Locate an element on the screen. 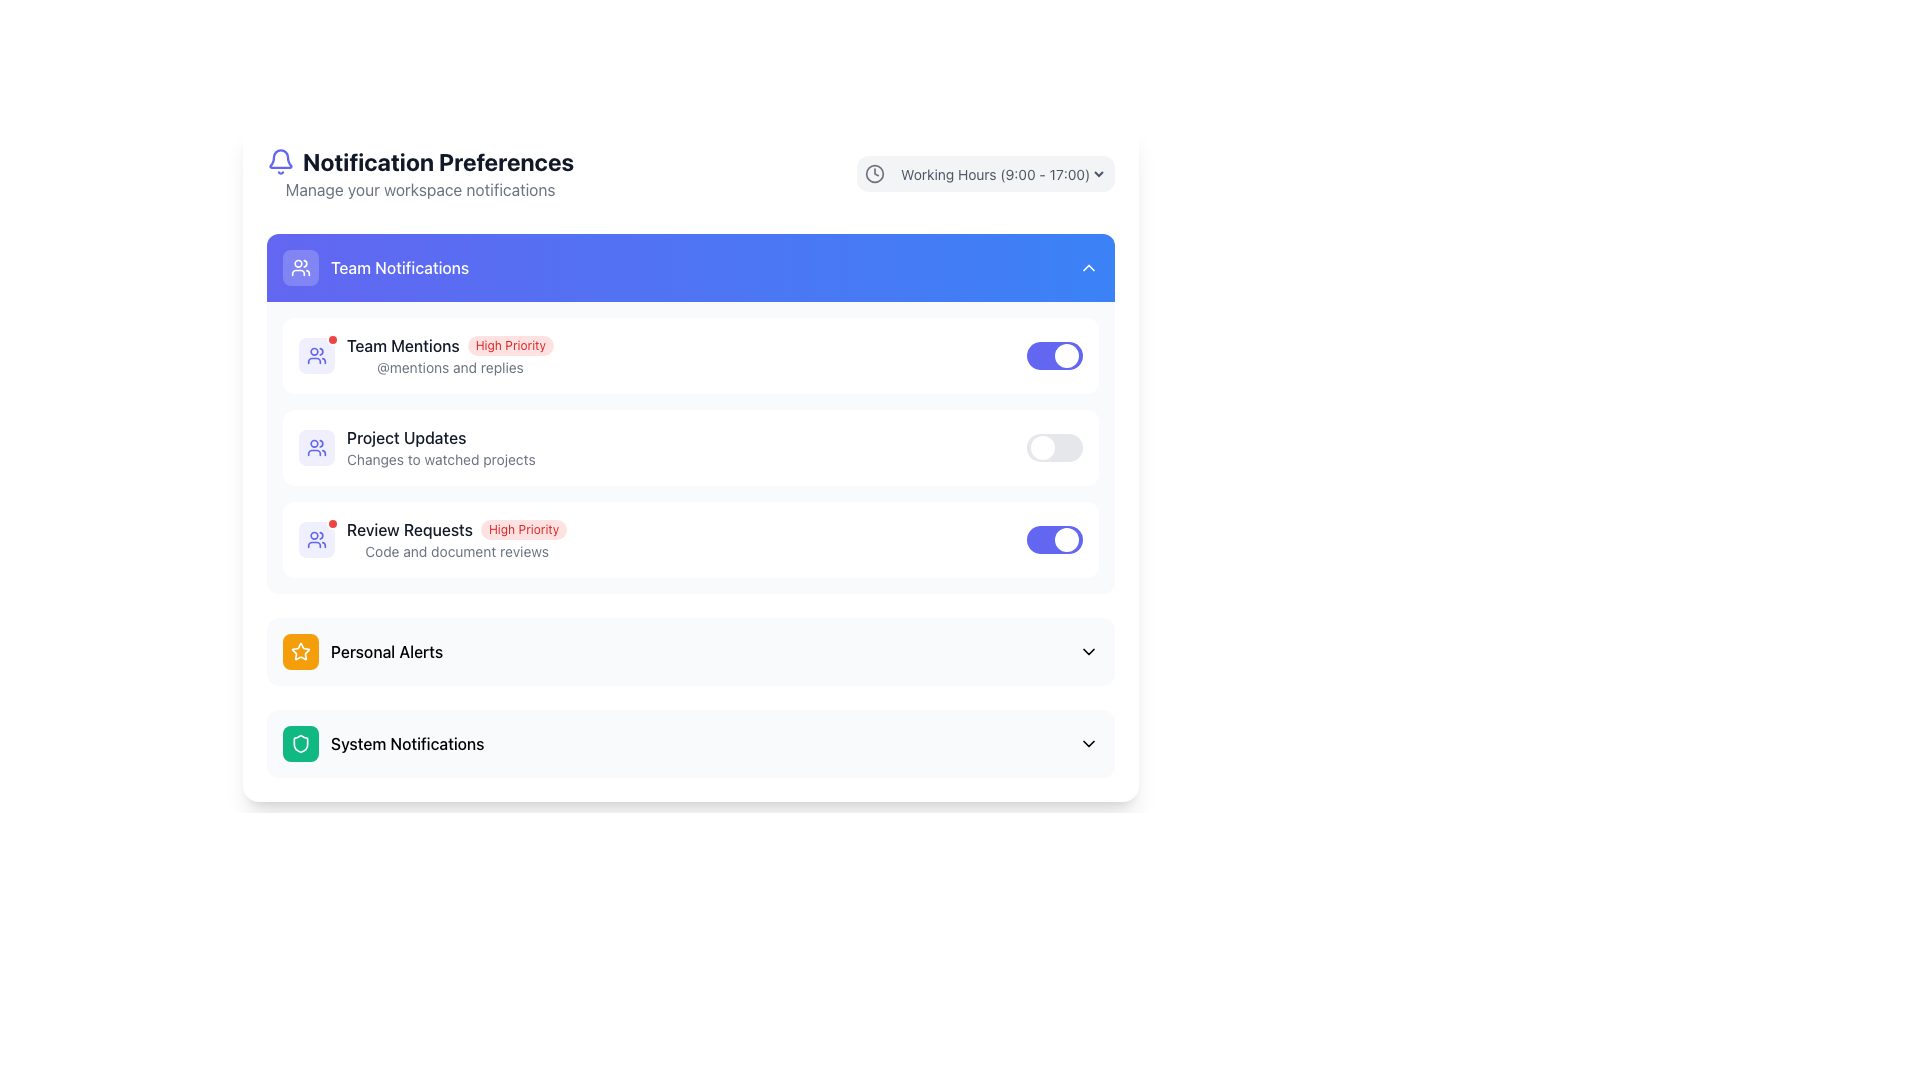 The image size is (1920, 1080). the circular vector graphic component within the clock icon located near the top-right corner of the interface, adjacent to the 'Working Hours' dropdown menu is located at coordinates (874, 172).